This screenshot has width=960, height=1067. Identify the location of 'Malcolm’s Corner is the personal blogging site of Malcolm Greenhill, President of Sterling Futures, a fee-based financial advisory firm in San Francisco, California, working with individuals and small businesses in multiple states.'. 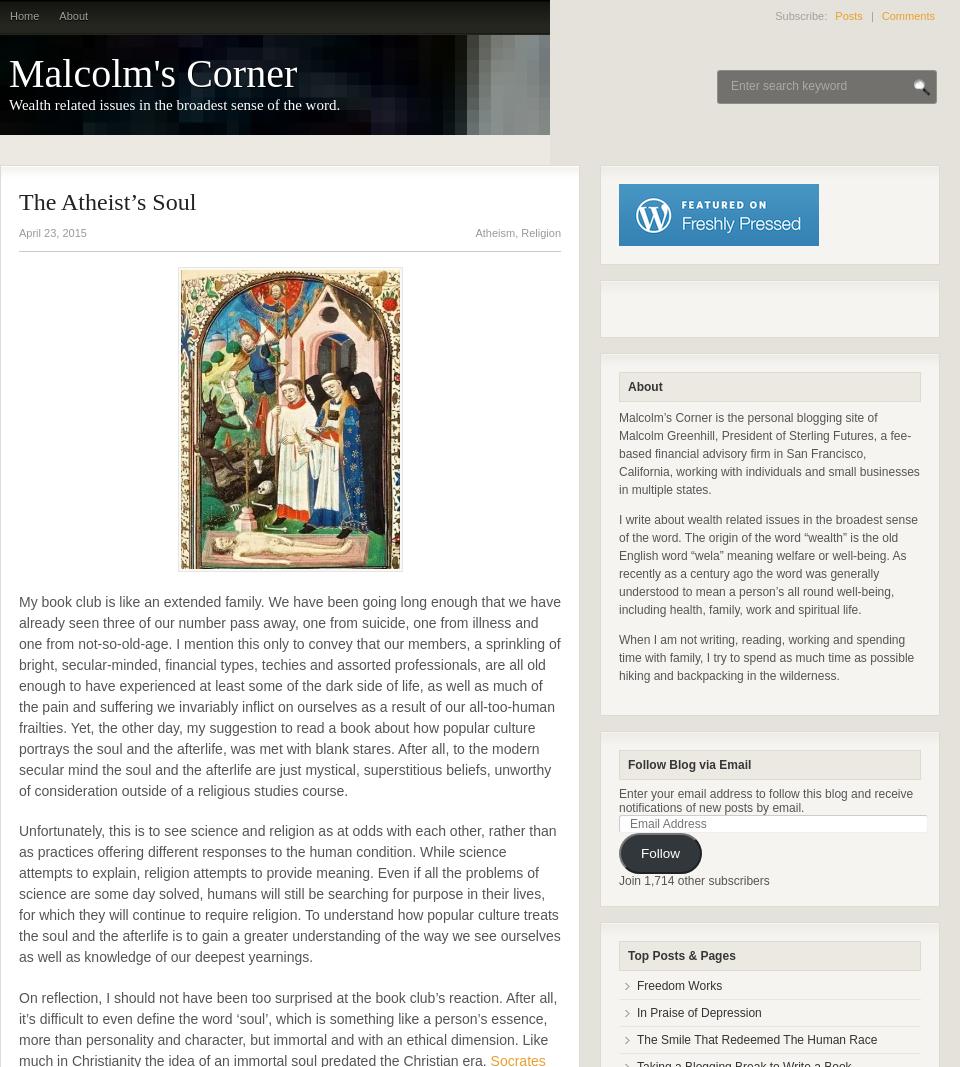
(767, 453).